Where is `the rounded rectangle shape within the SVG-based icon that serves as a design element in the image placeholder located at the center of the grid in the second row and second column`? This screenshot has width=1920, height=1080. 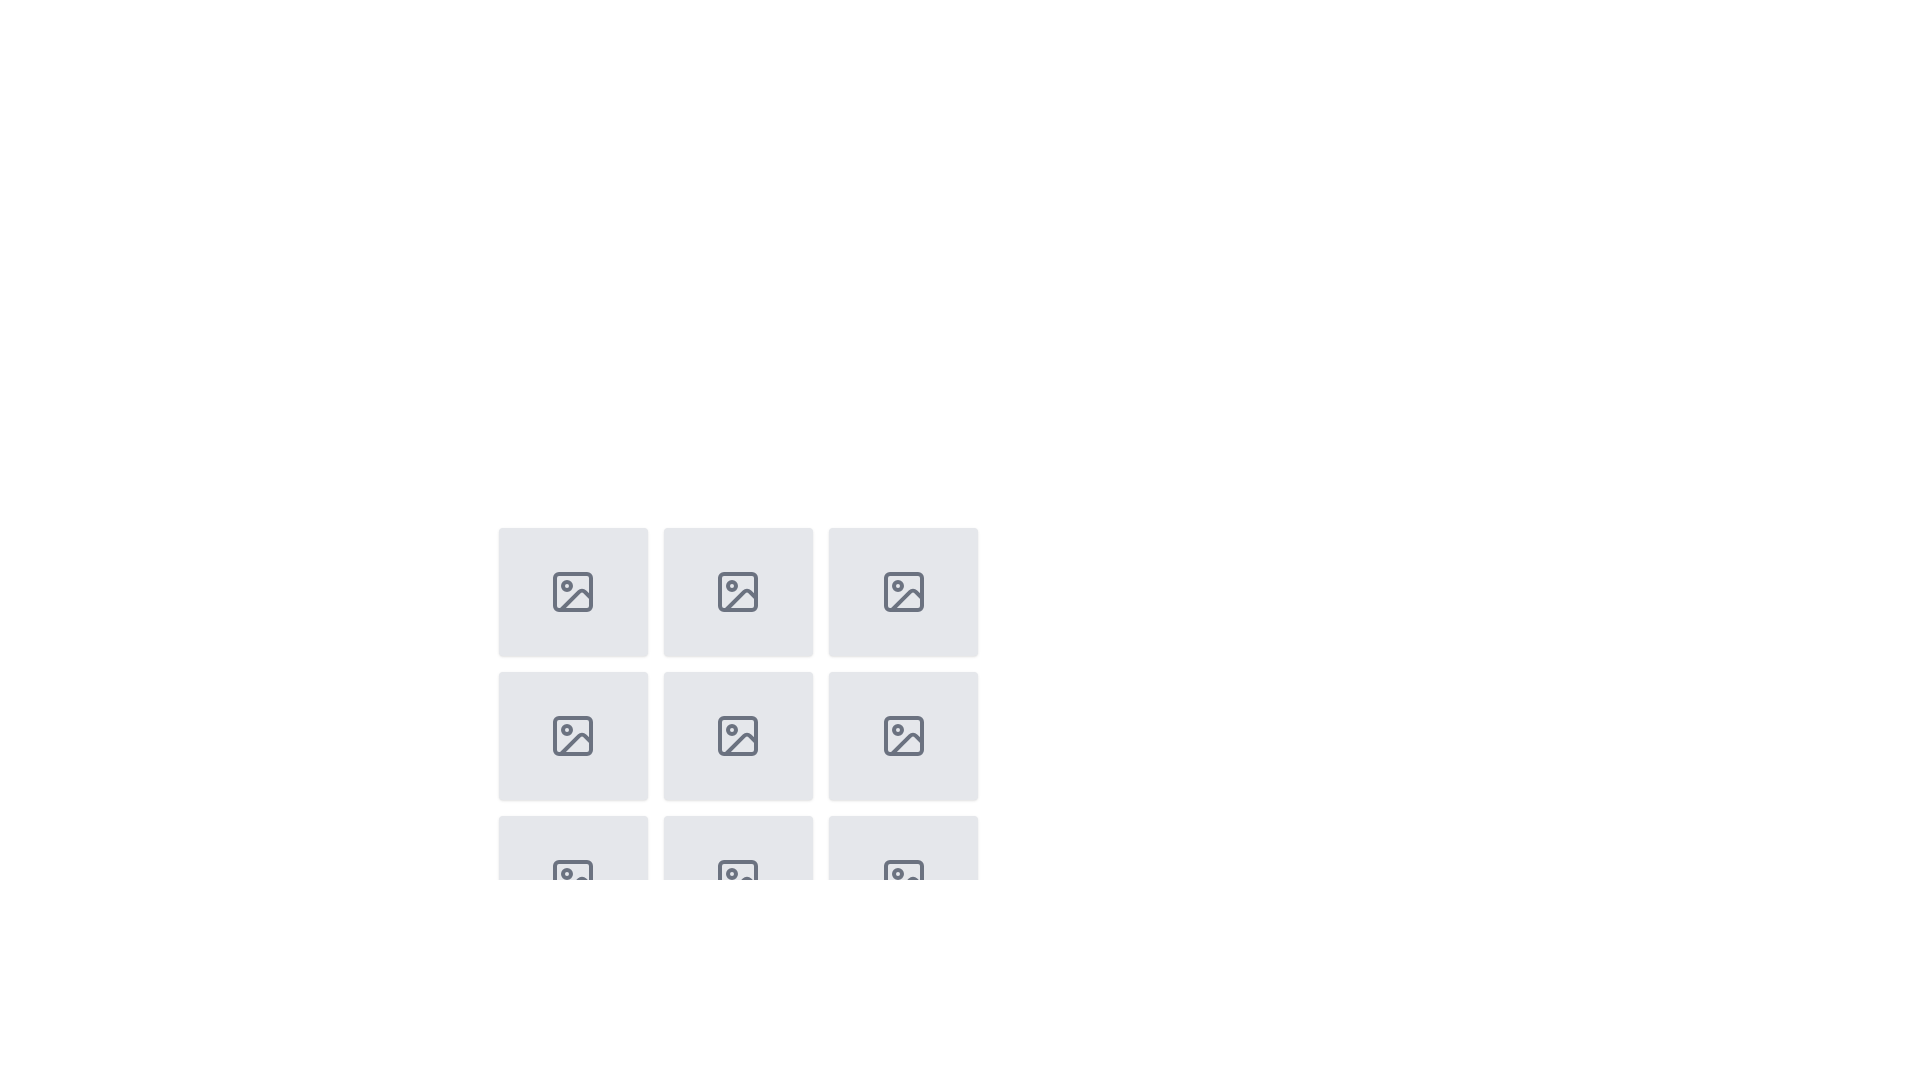 the rounded rectangle shape within the SVG-based icon that serves as a design element in the image placeholder located at the center of the grid in the second row and second column is located at coordinates (737, 590).